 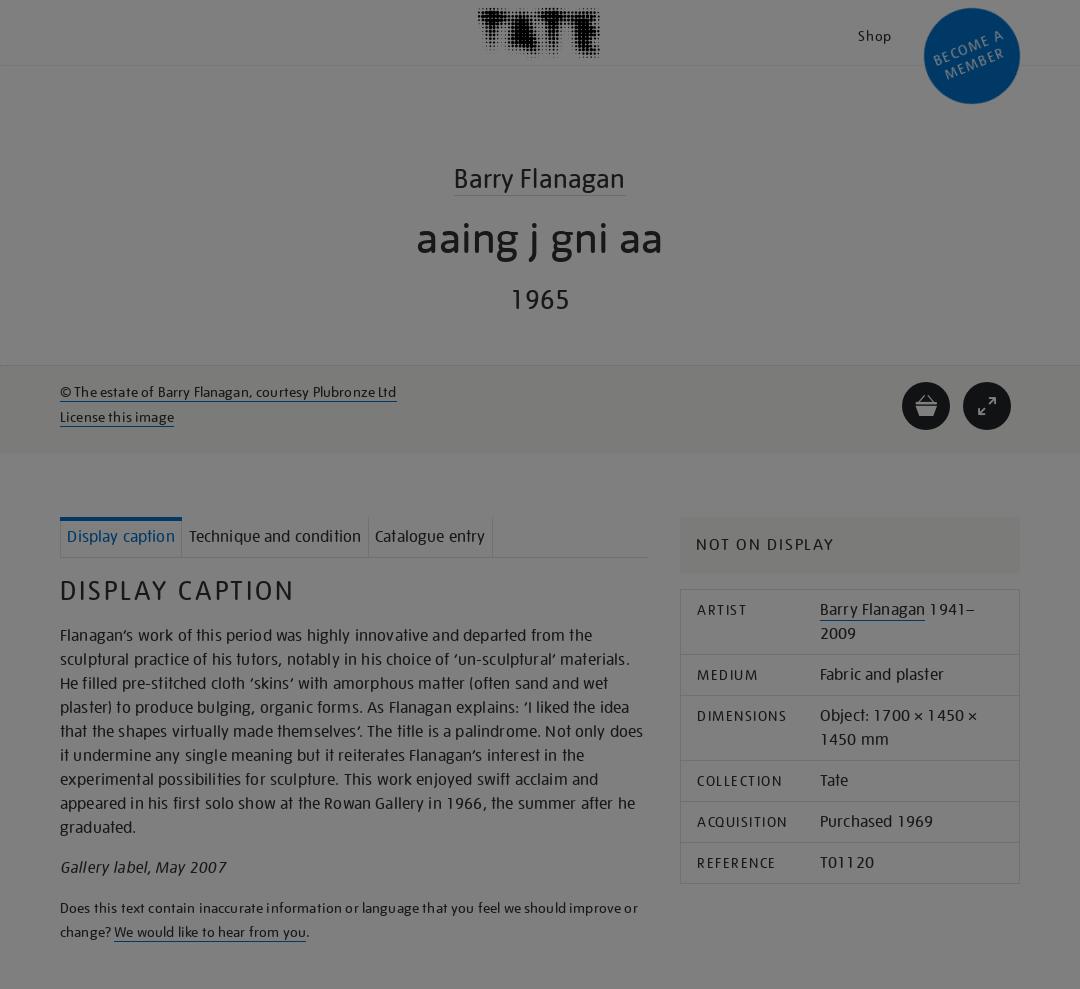 What do you see at coordinates (347, 918) in the screenshot?
I see `'Does this text contain inaccurate information or language that you feel we should improve or change?'` at bounding box center [347, 918].